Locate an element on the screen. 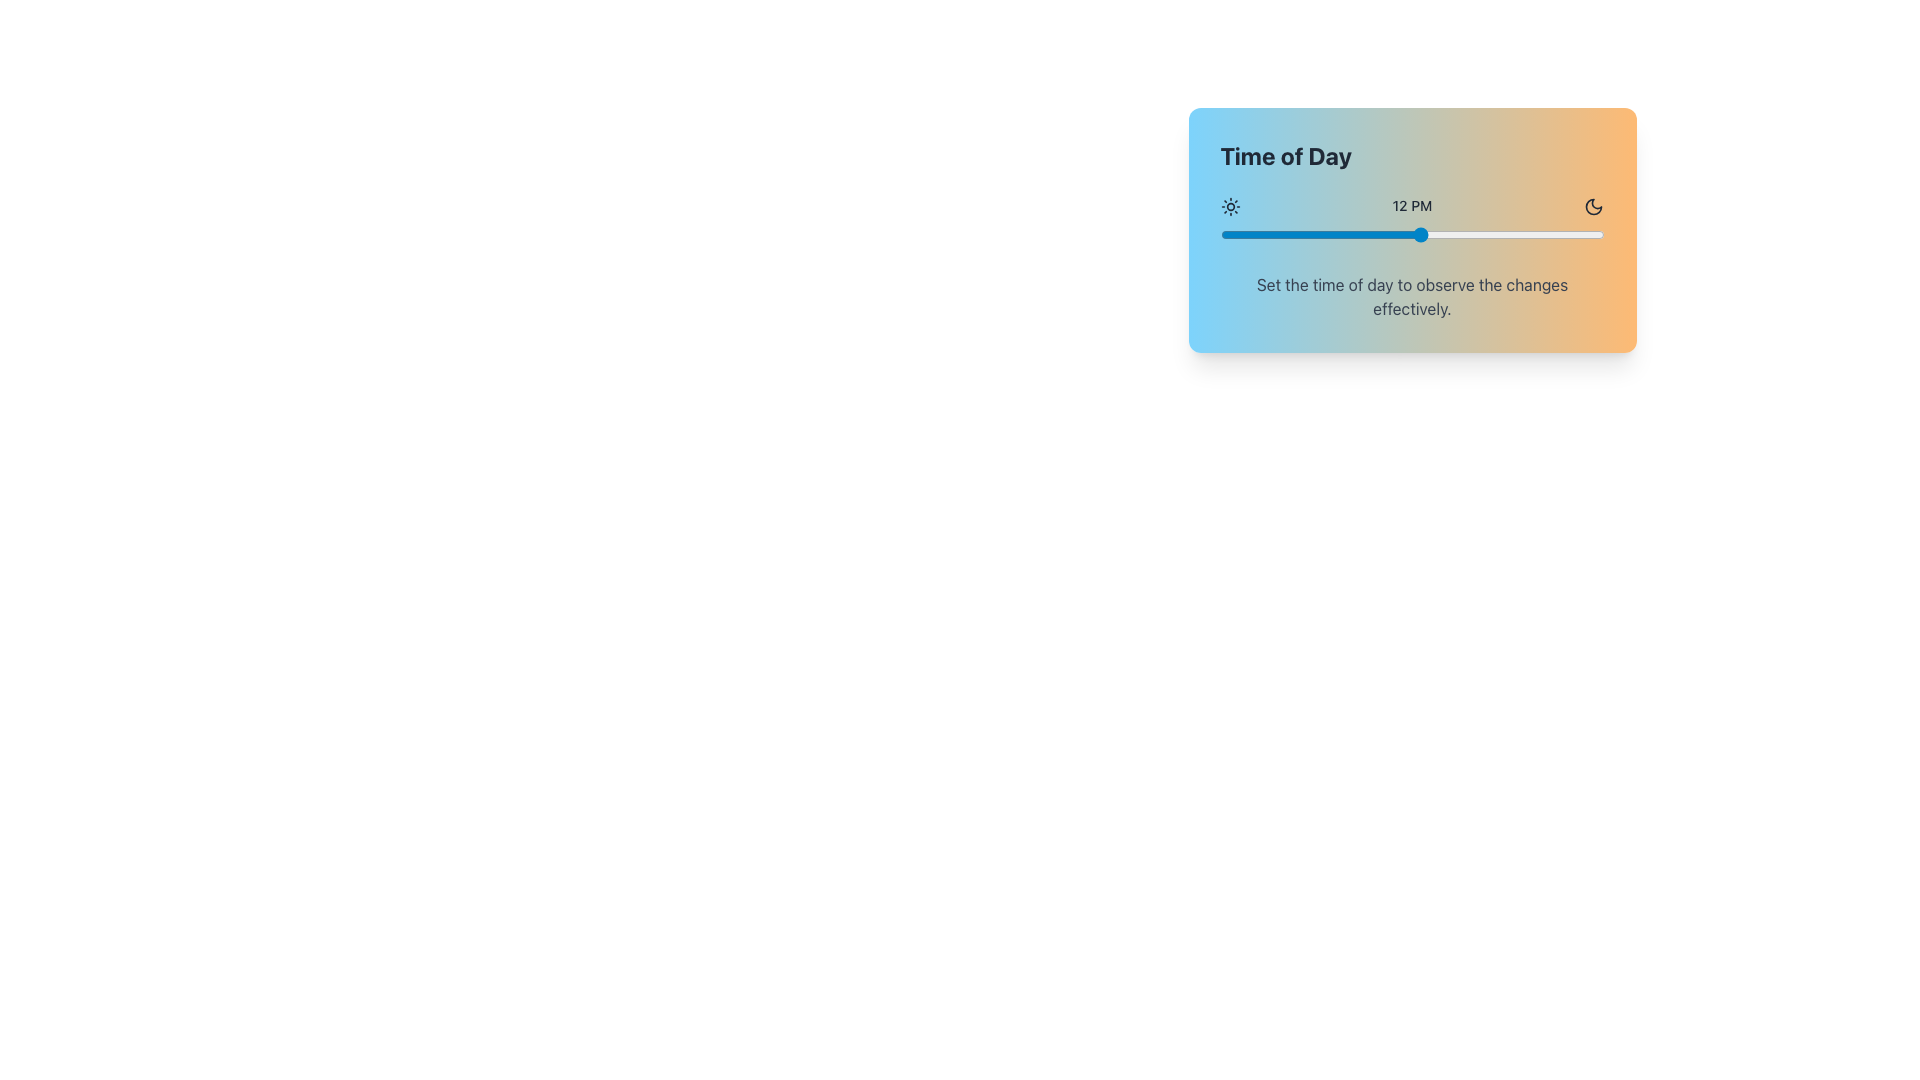 The width and height of the screenshot is (1920, 1080). the sun-like icon with a circular core and radiating lines, located to the left of the '12 PM' time indicator is located at coordinates (1229, 206).